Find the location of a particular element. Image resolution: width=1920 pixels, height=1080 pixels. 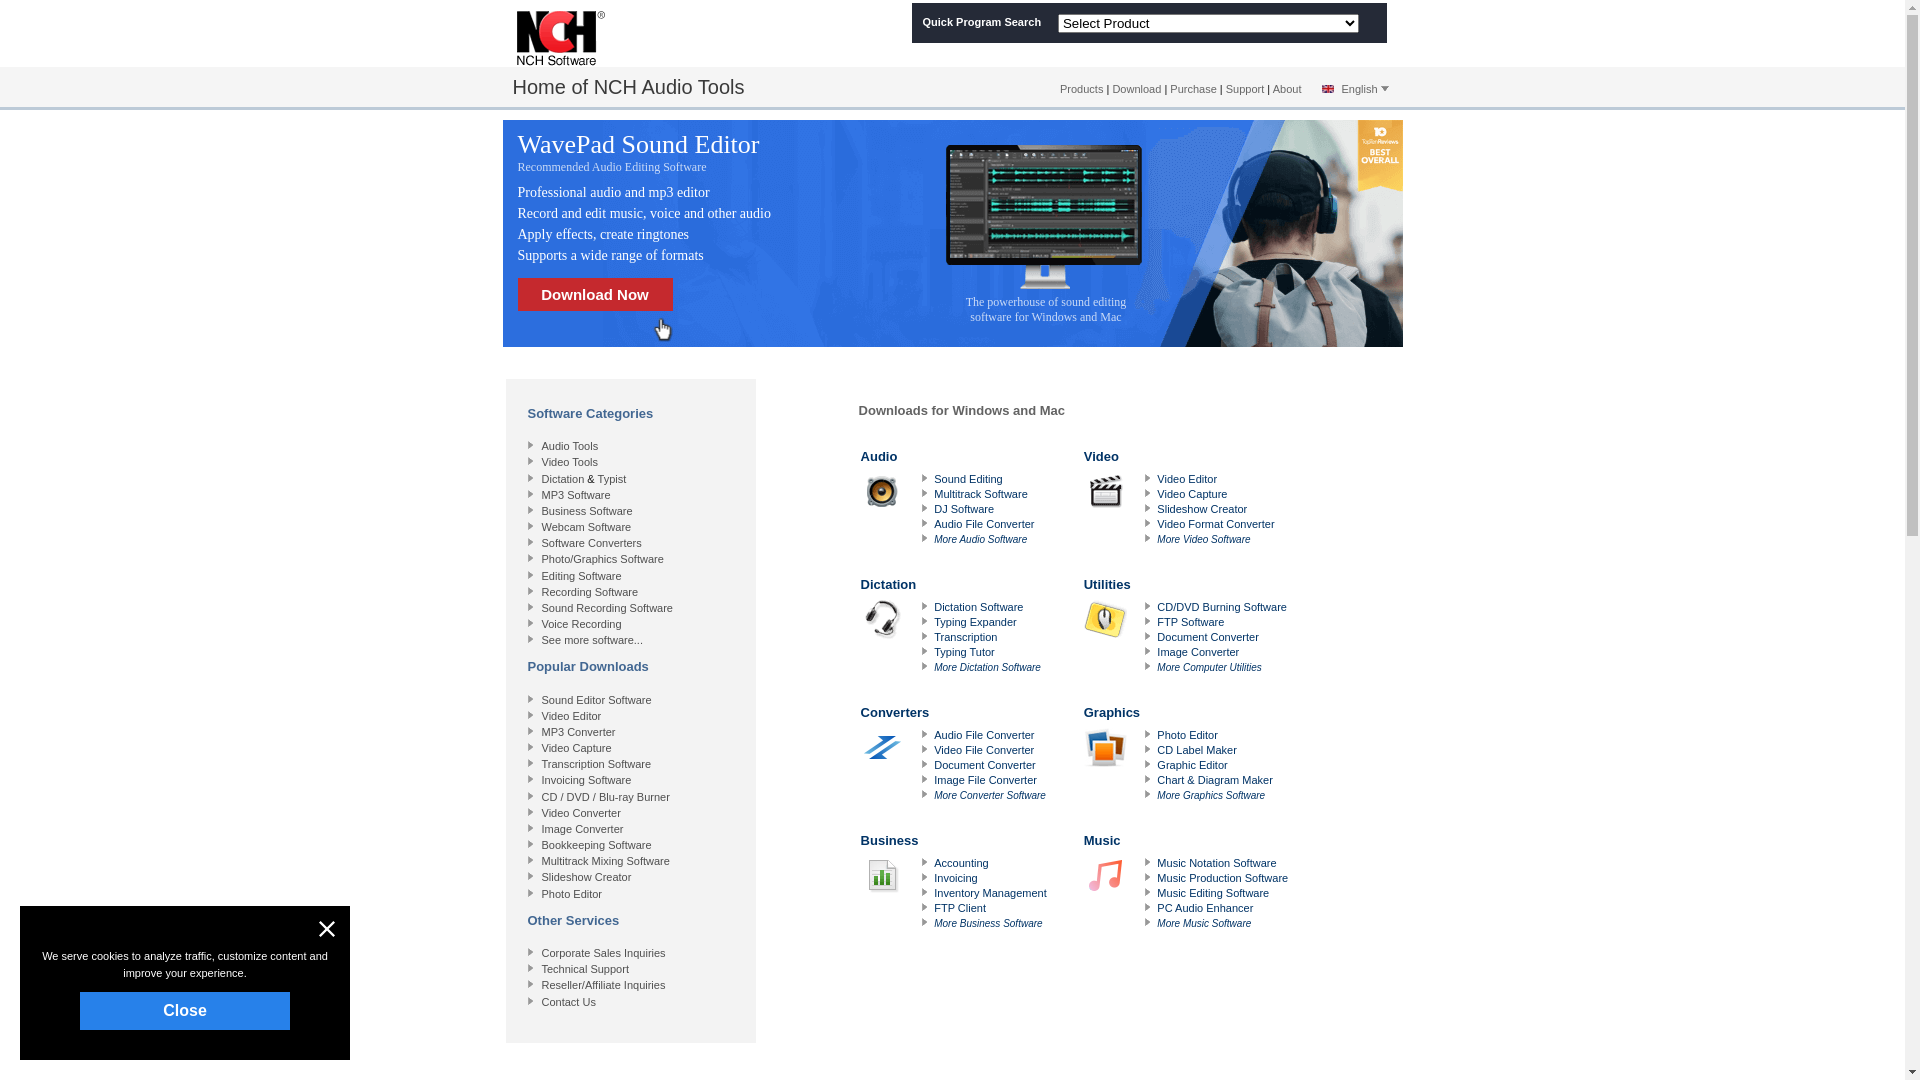

'Video Capture' is located at coordinates (1191, 493).